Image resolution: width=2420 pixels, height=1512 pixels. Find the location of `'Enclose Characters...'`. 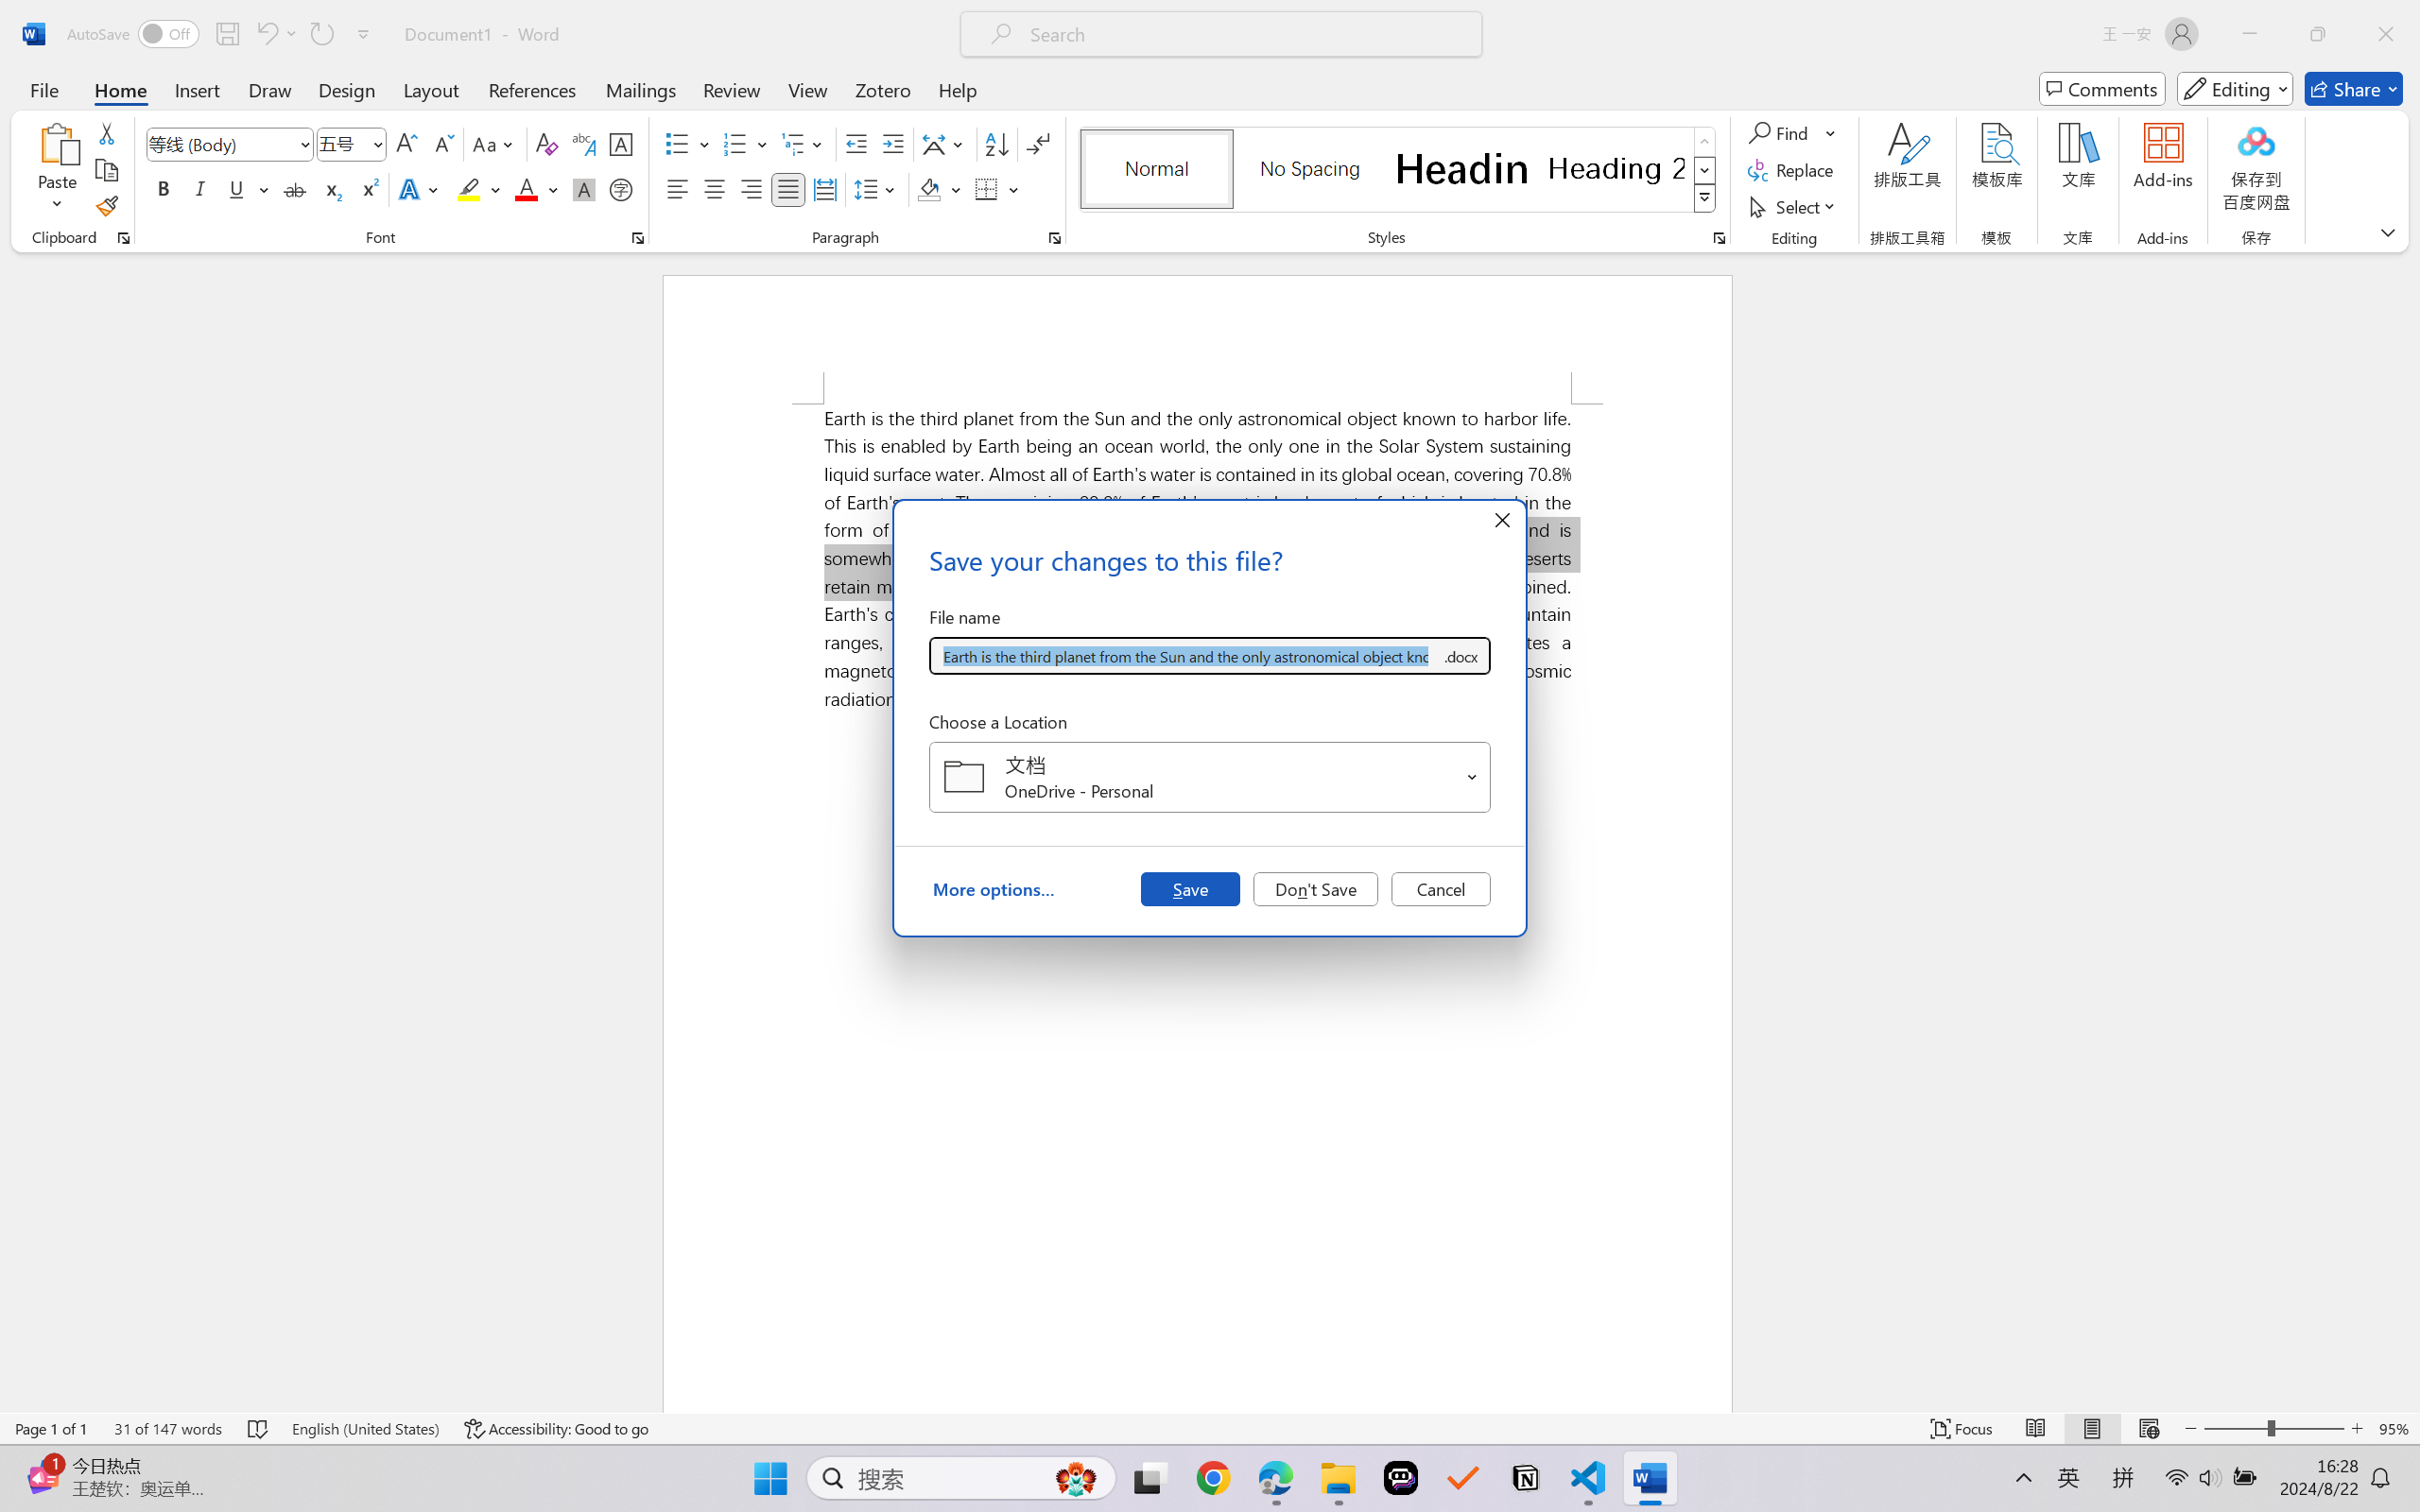

'Enclose Characters...' is located at coordinates (621, 188).